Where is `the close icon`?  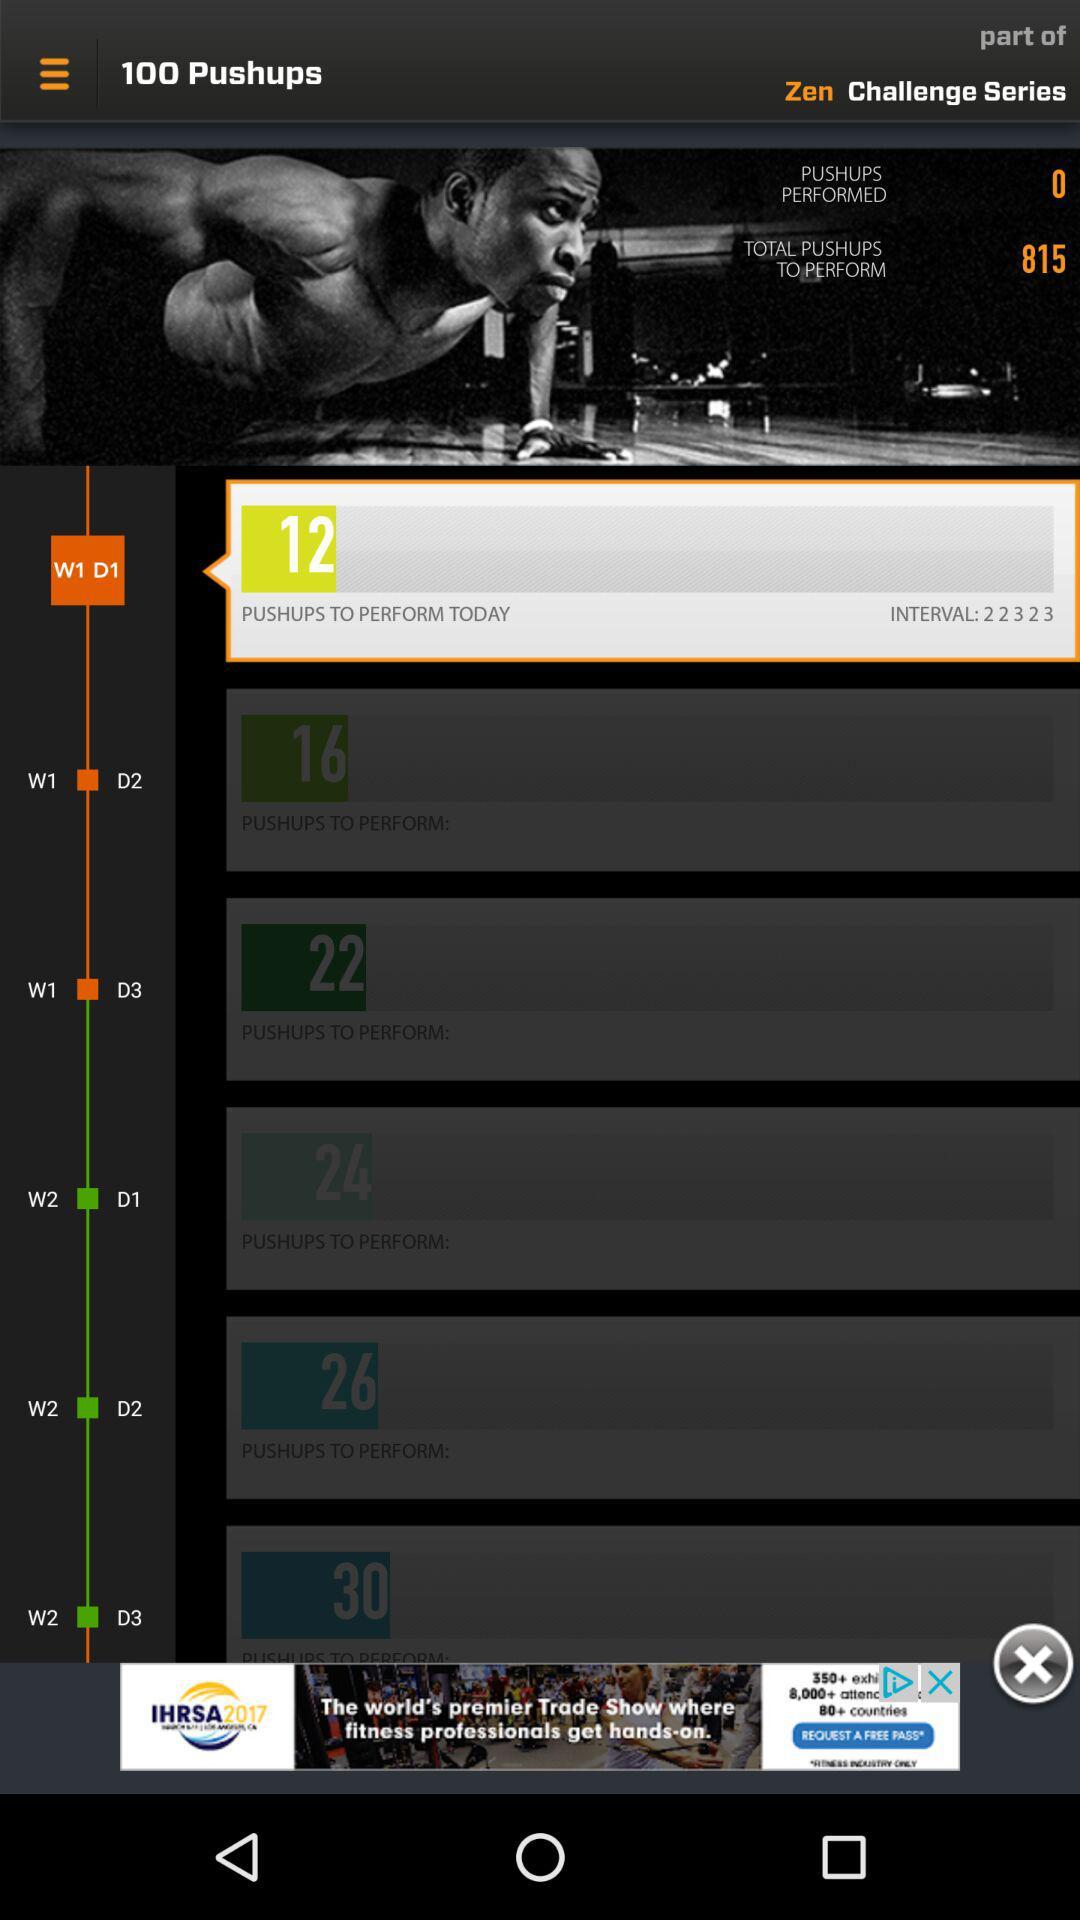 the close icon is located at coordinates (1032, 1667).